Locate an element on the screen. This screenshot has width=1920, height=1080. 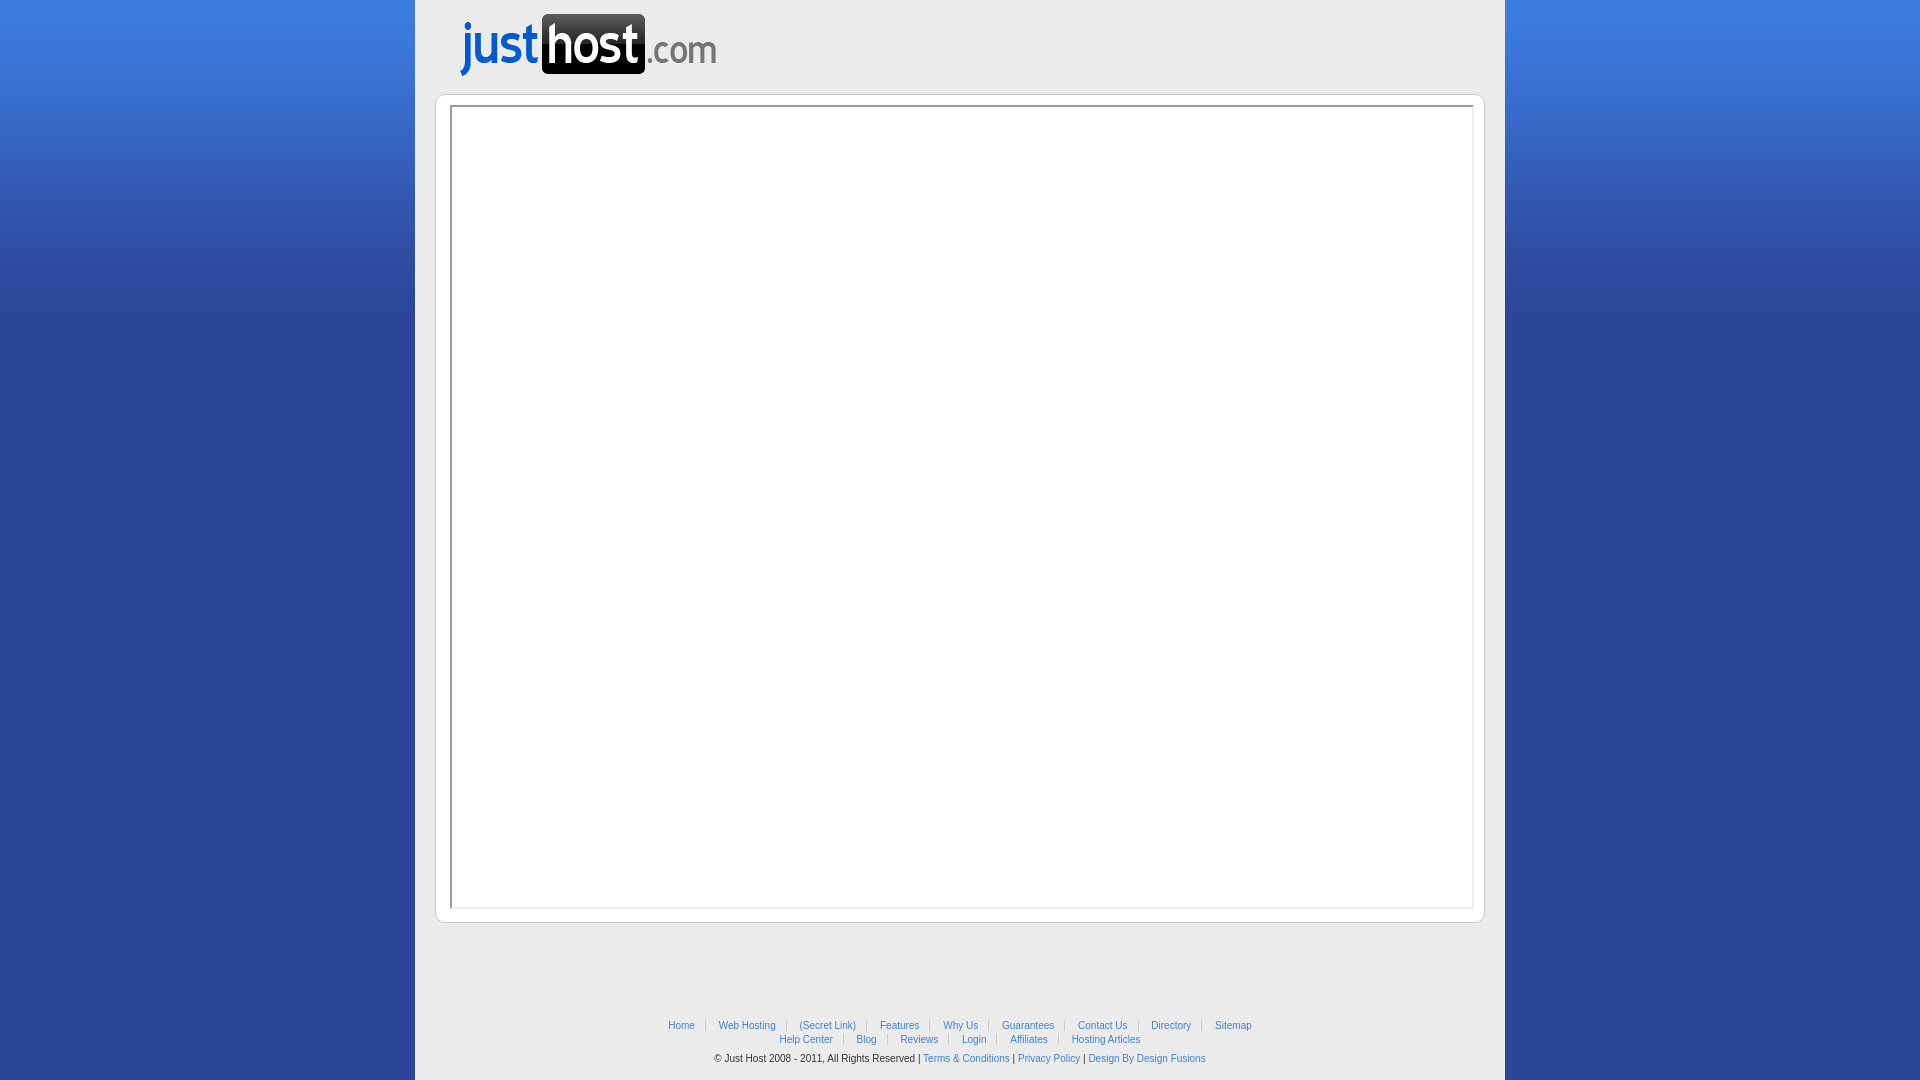
'Web Hosting from Just Host' is located at coordinates (587, 38).